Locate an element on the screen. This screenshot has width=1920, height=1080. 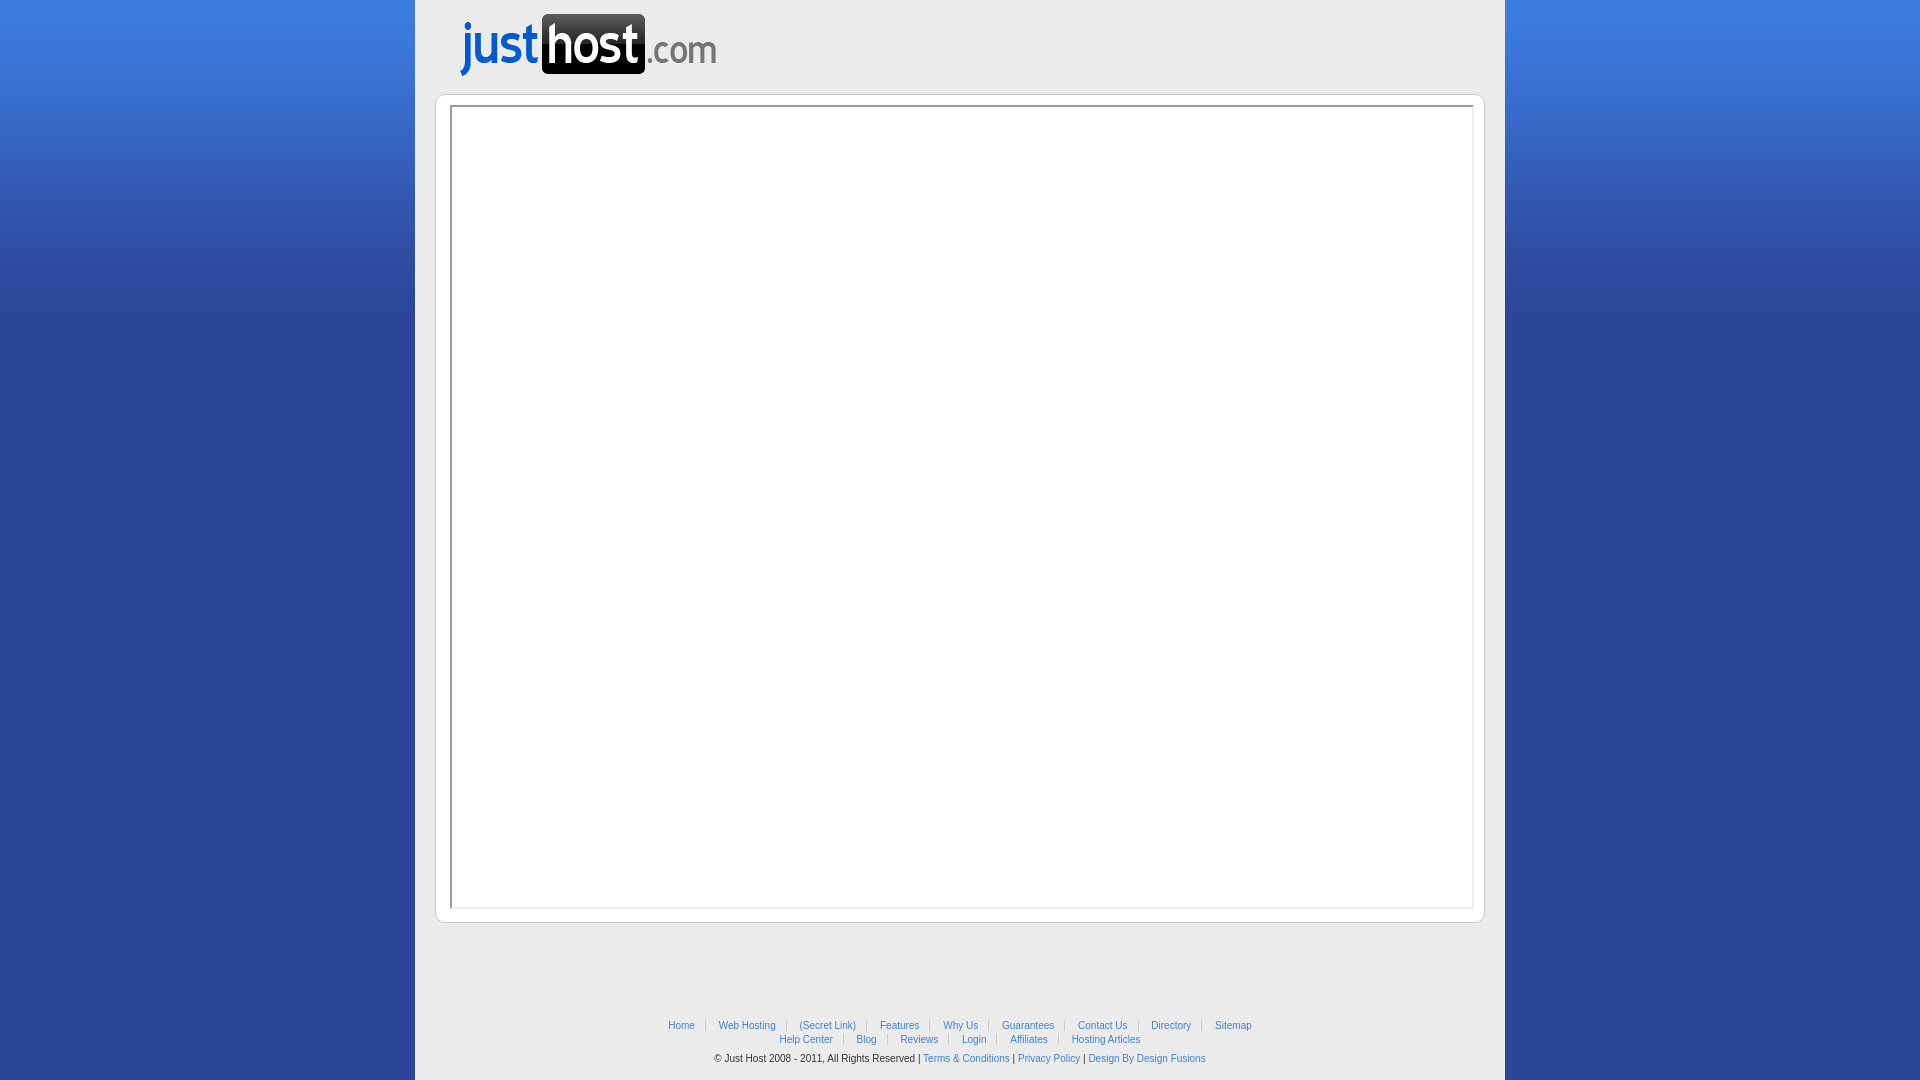
'Web Hosting from Just Host' is located at coordinates (587, 38).